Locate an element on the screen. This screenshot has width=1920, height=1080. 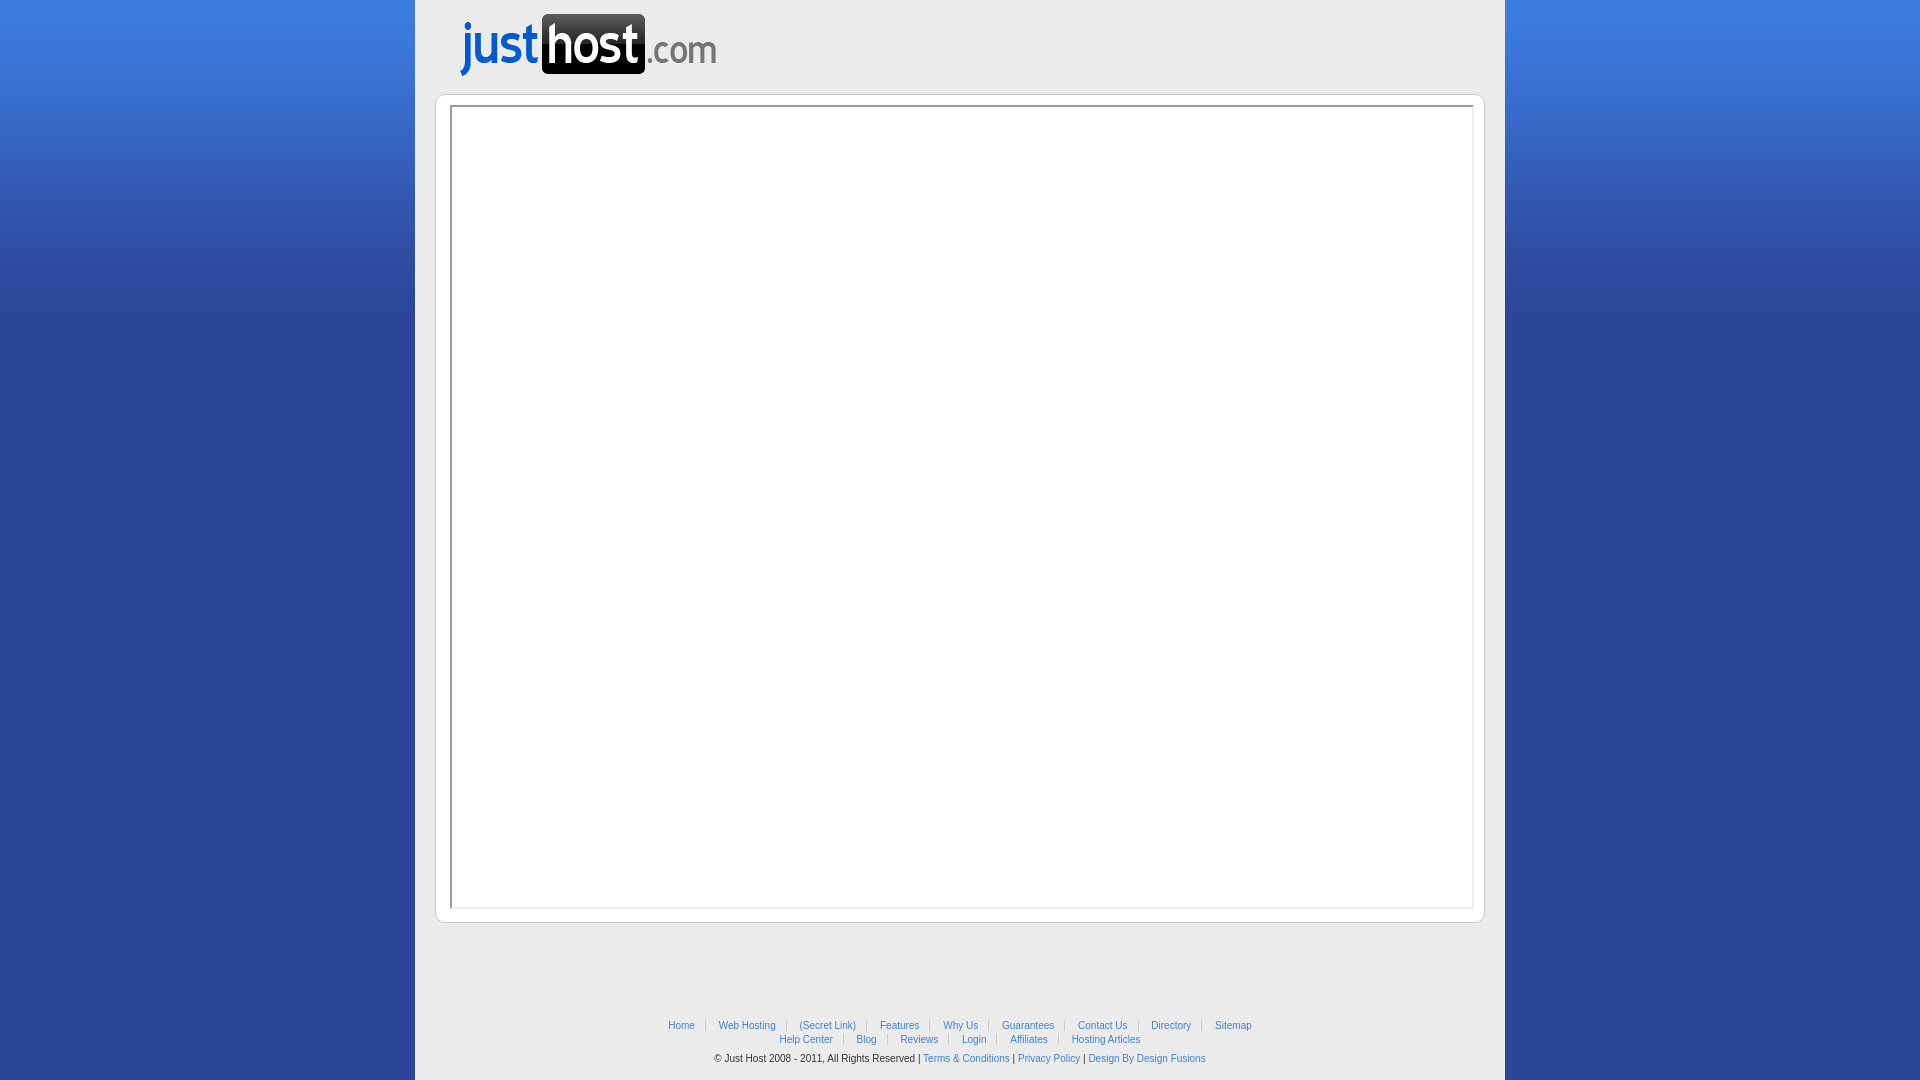
'Web Hosting from Just Host' is located at coordinates (587, 38).